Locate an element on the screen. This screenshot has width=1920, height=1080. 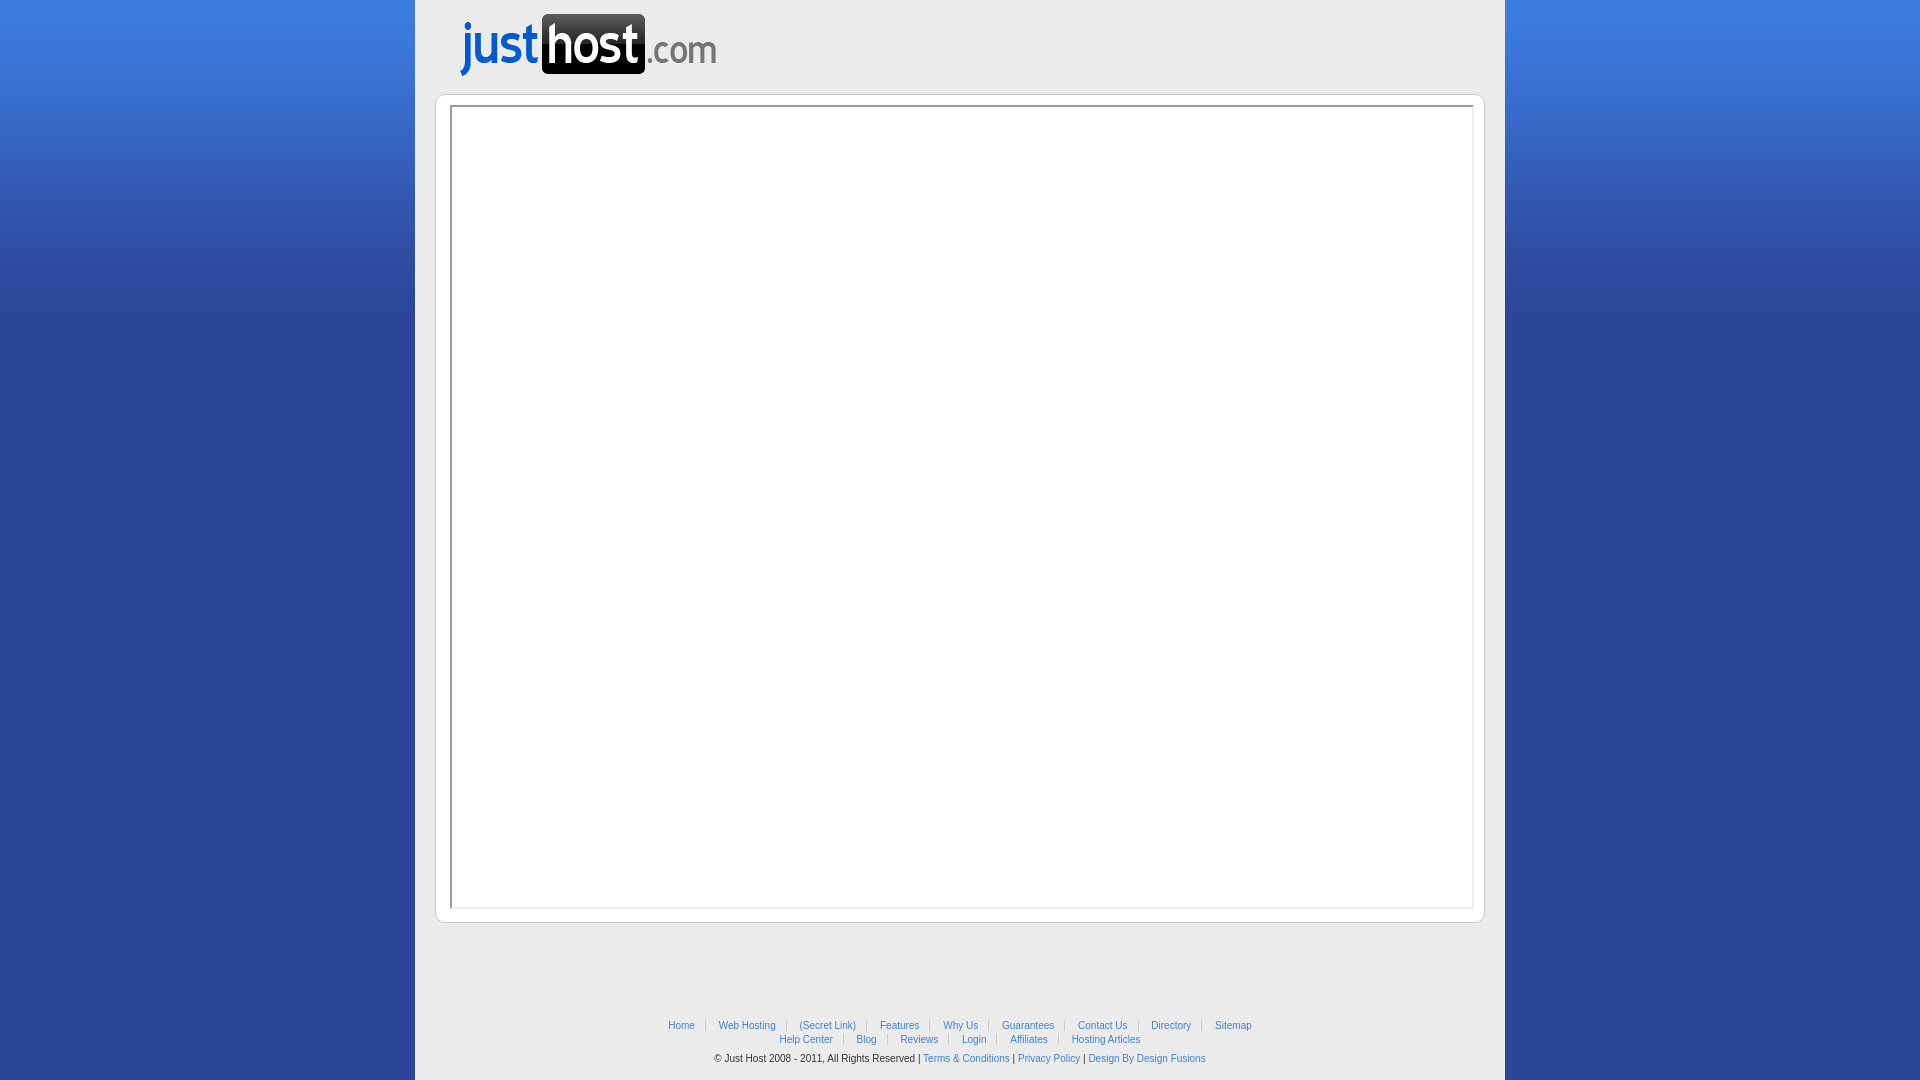
'Web Hosting from Just Host' is located at coordinates (587, 38).